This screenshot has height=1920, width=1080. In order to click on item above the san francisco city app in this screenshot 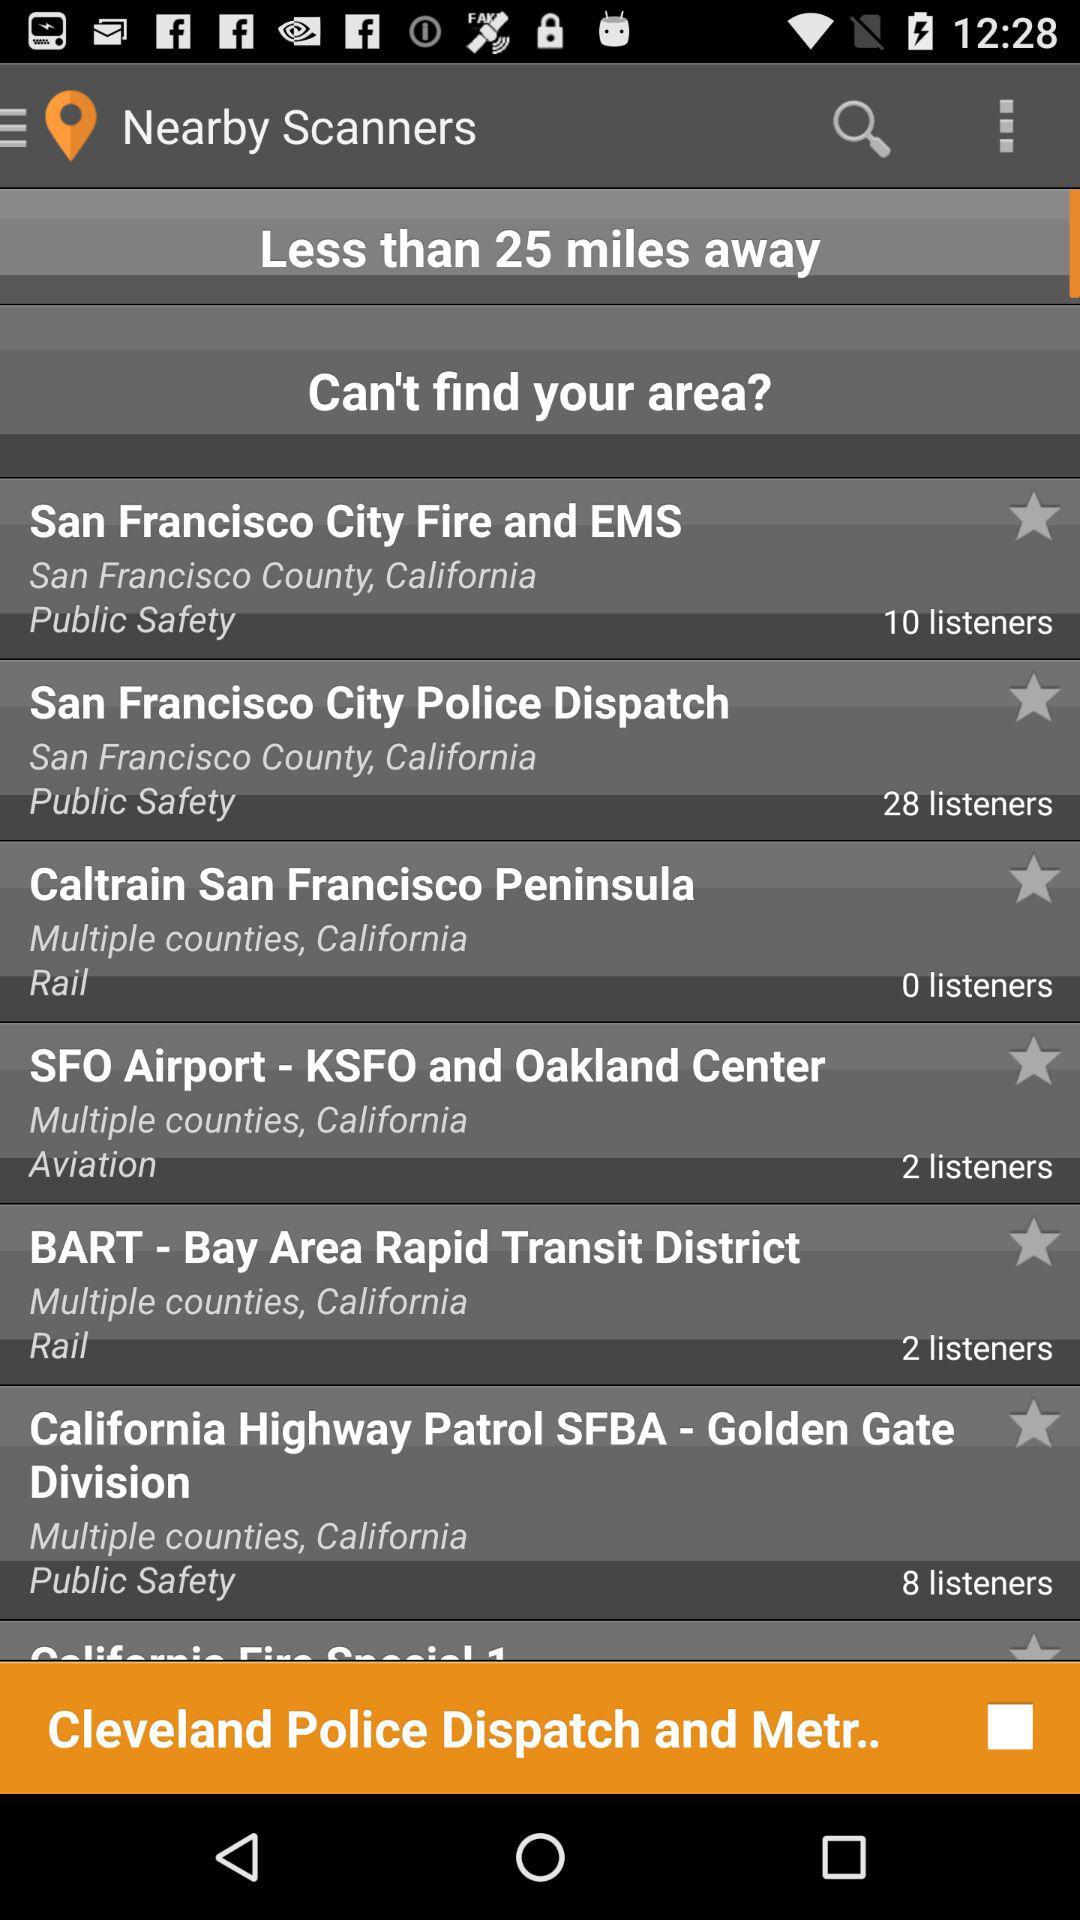, I will do `click(540, 391)`.